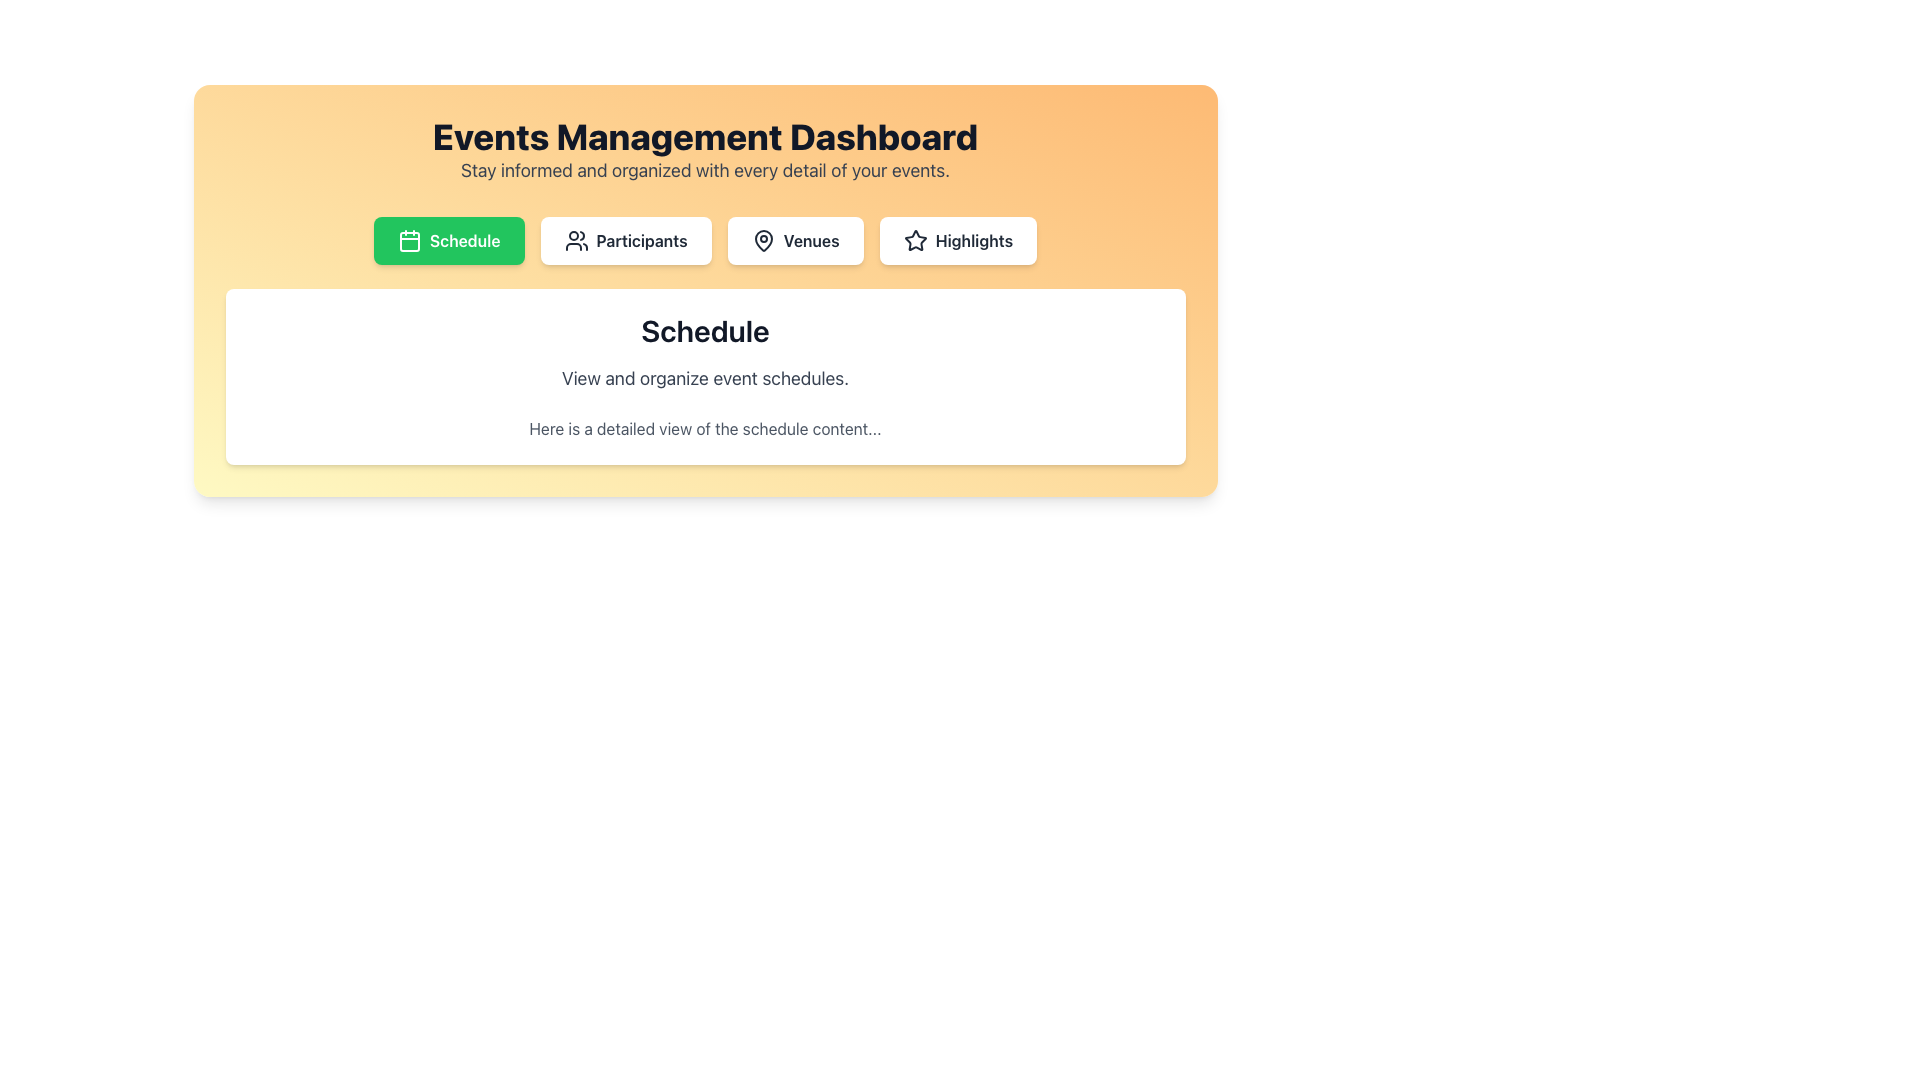  What do you see at coordinates (408, 241) in the screenshot?
I see `the decorative rounded rectangle SVG element located within the calendar icon on the green 'Schedule' button` at bounding box center [408, 241].